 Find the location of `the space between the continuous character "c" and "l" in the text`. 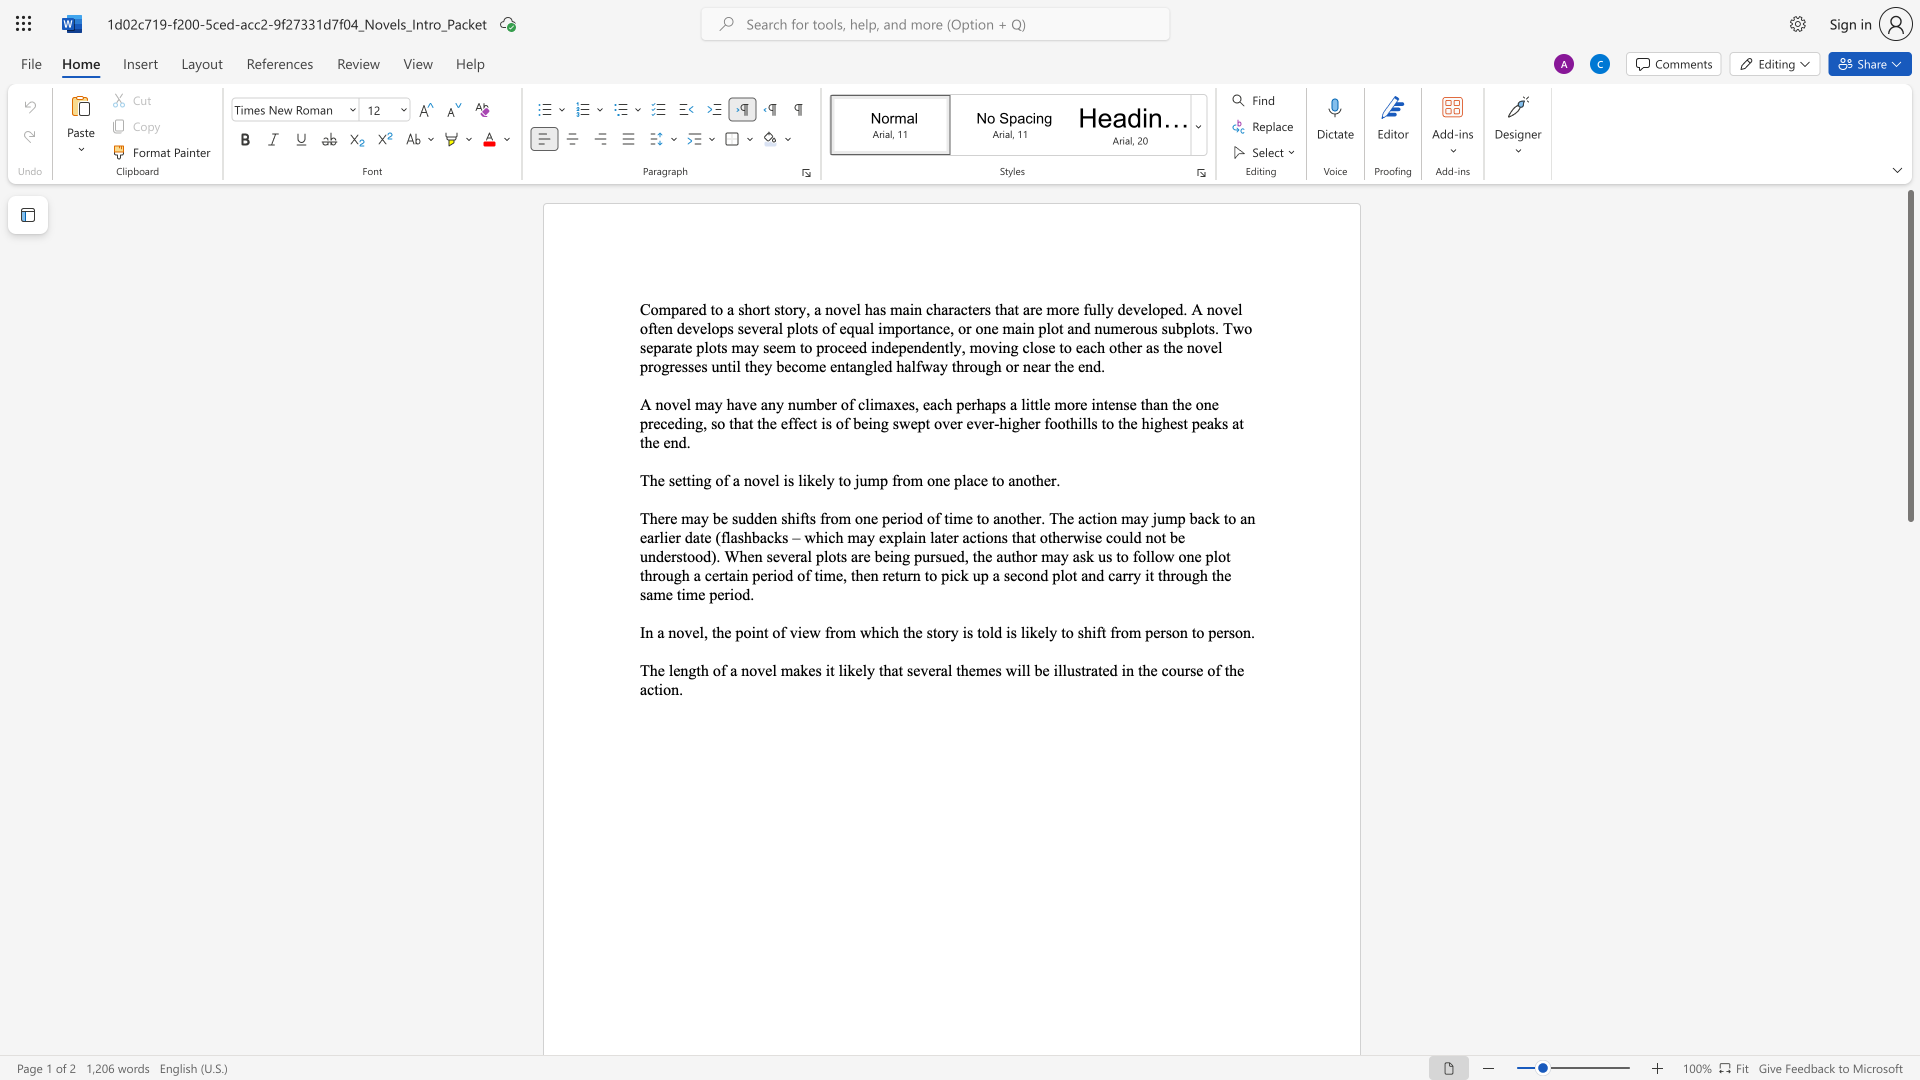

the space between the continuous character "c" and "l" in the text is located at coordinates (1028, 346).